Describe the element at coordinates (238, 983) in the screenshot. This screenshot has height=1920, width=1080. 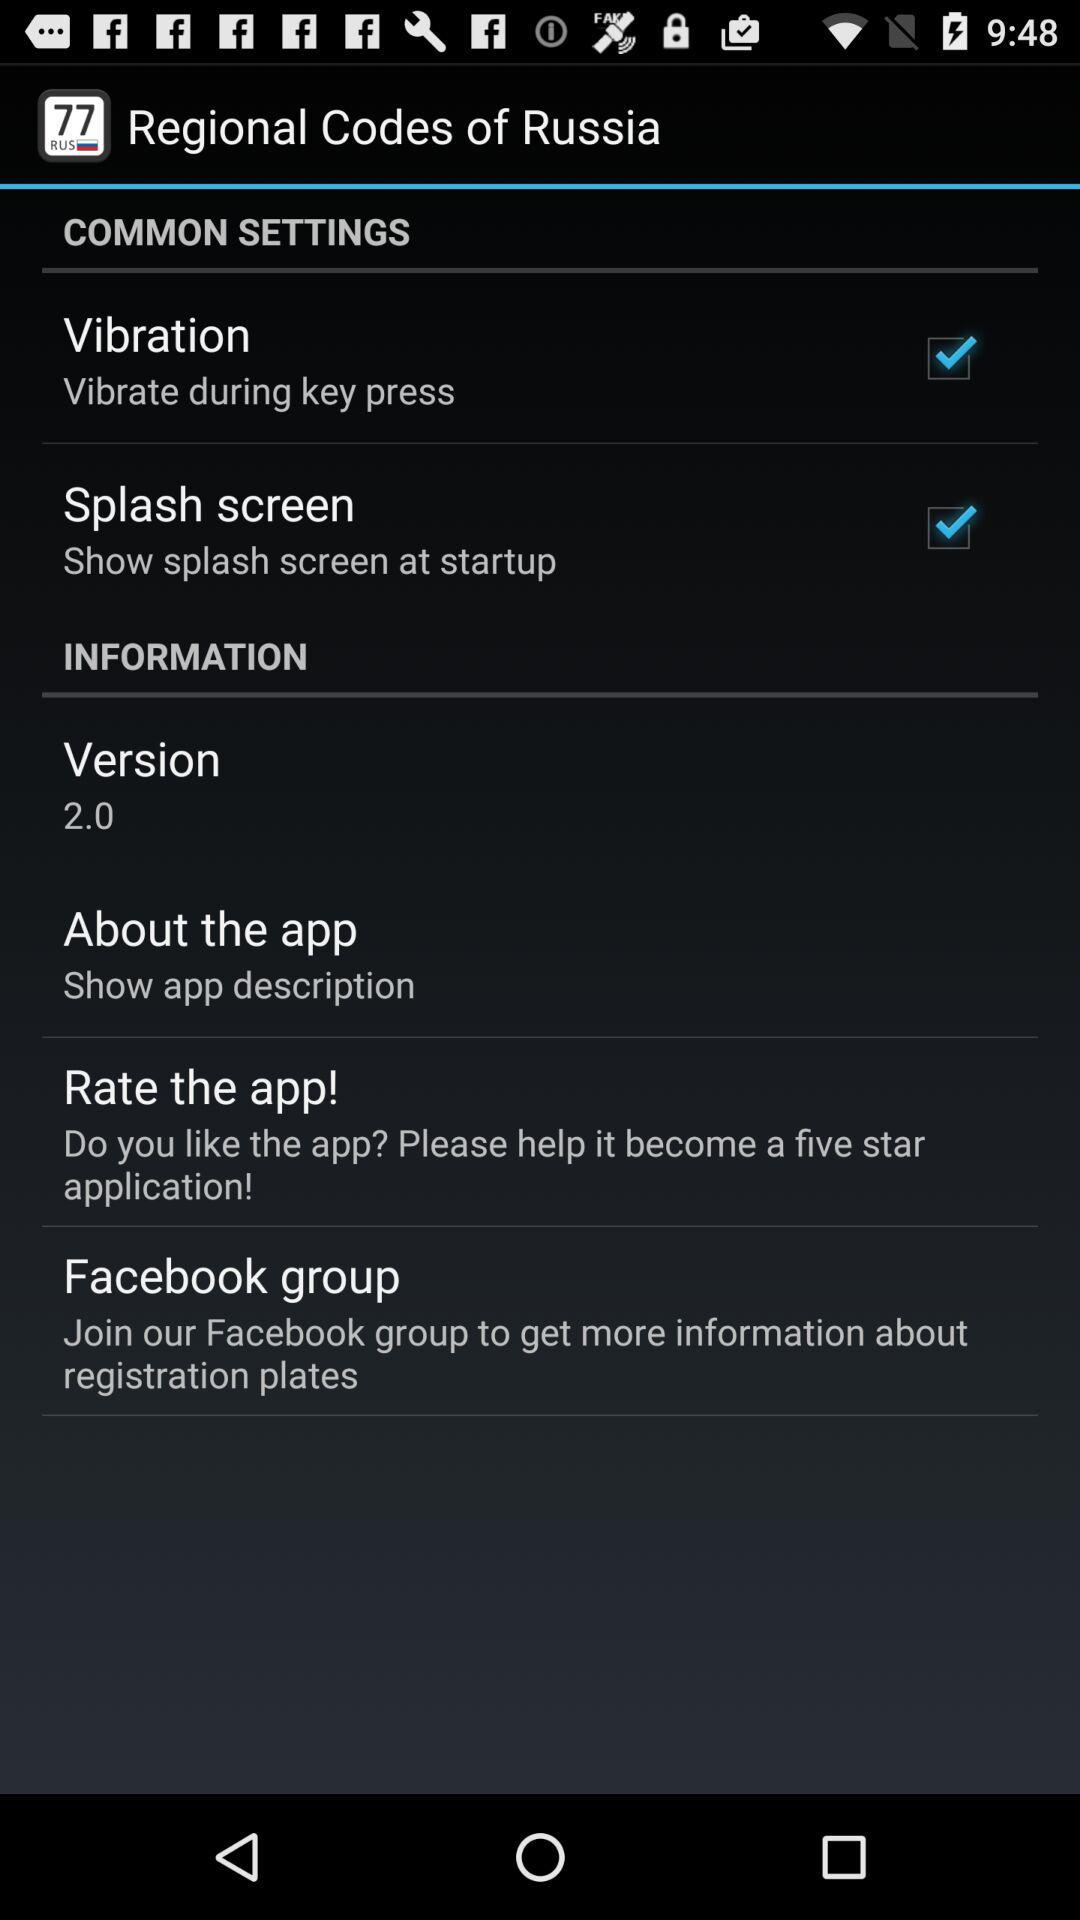
I see `app below the about the app` at that location.